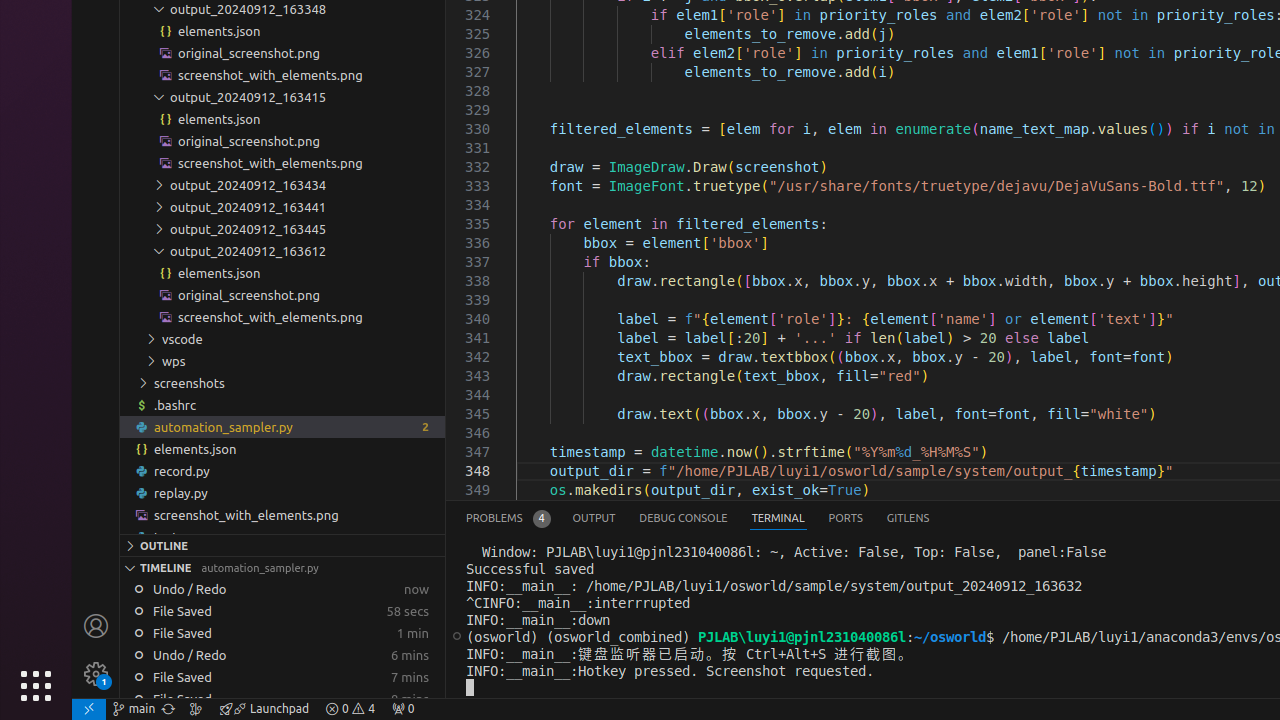 This screenshot has width=1280, height=720. Describe the element at coordinates (350, 707) in the screenshot. I see `'Warnings: 4'` at that location.